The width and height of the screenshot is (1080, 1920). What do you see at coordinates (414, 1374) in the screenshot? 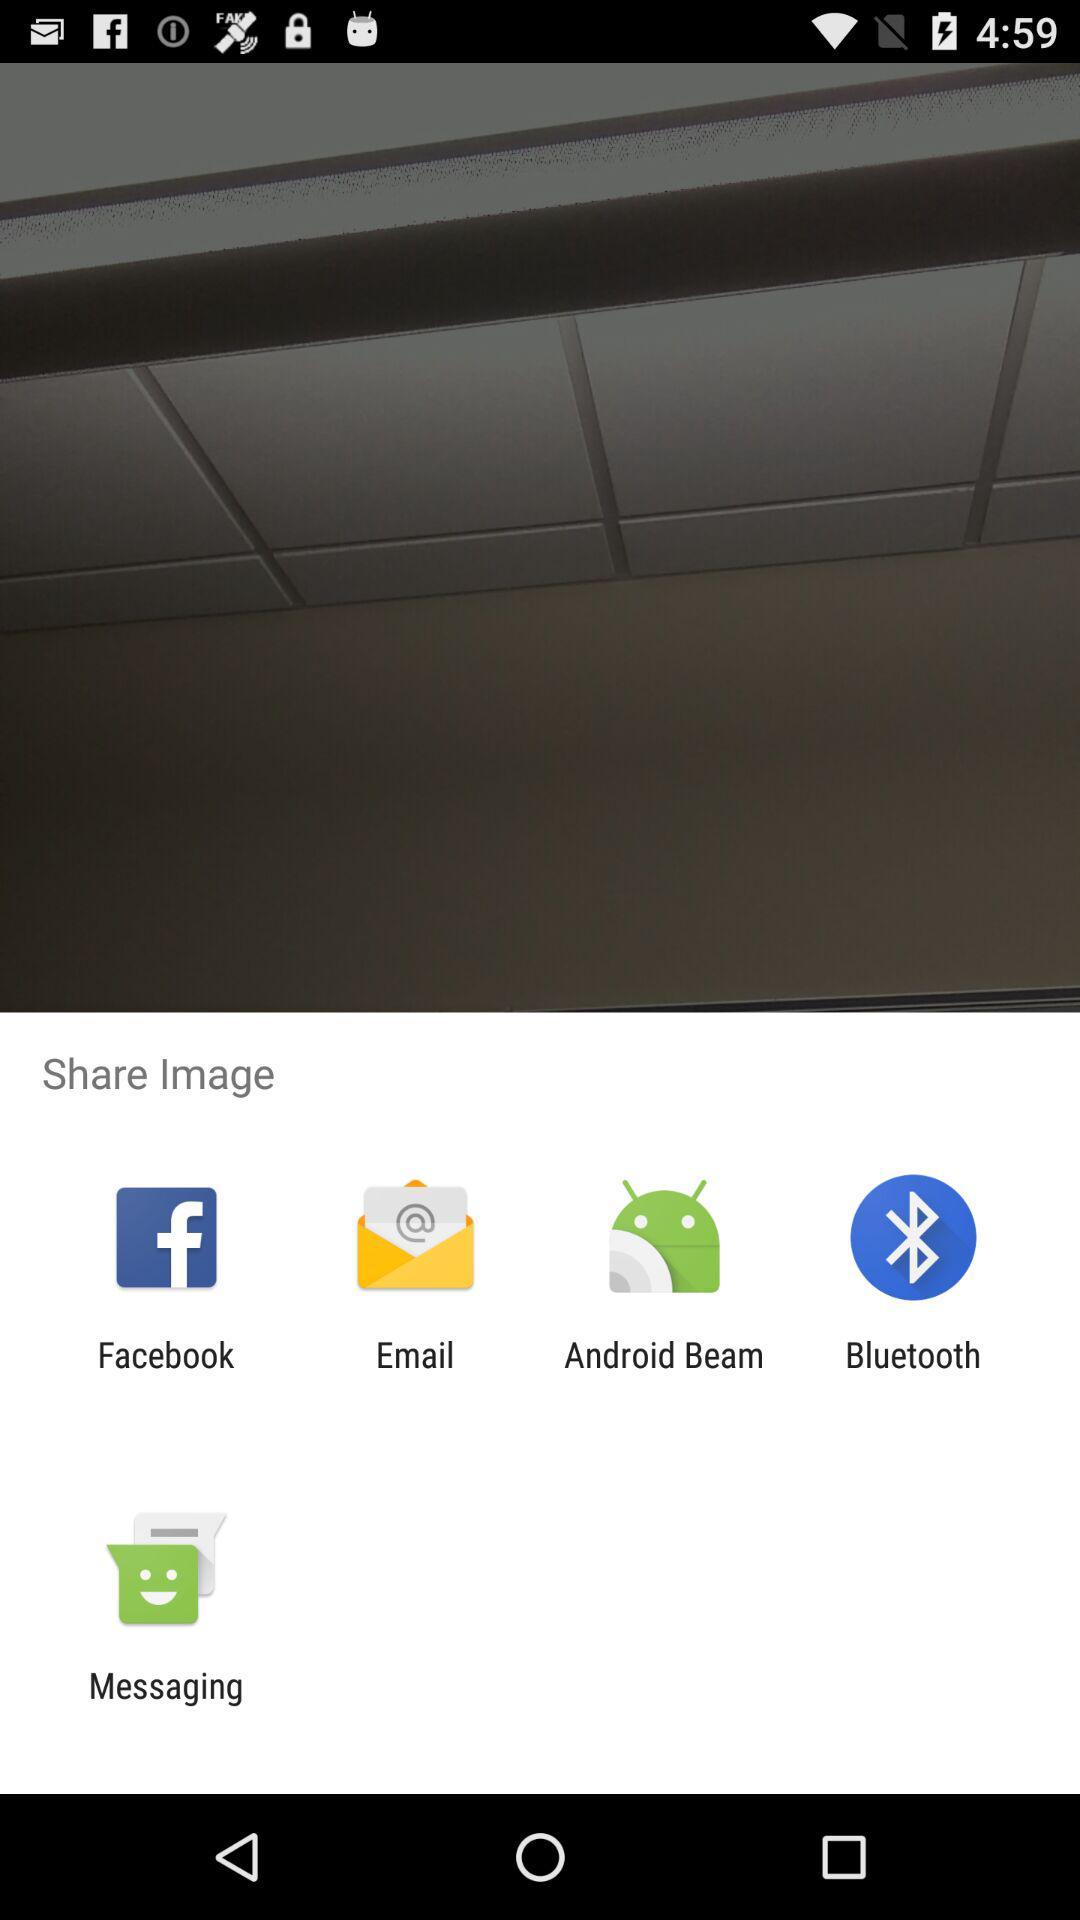
I see `the email icon` at bounding box center [414, 1374].